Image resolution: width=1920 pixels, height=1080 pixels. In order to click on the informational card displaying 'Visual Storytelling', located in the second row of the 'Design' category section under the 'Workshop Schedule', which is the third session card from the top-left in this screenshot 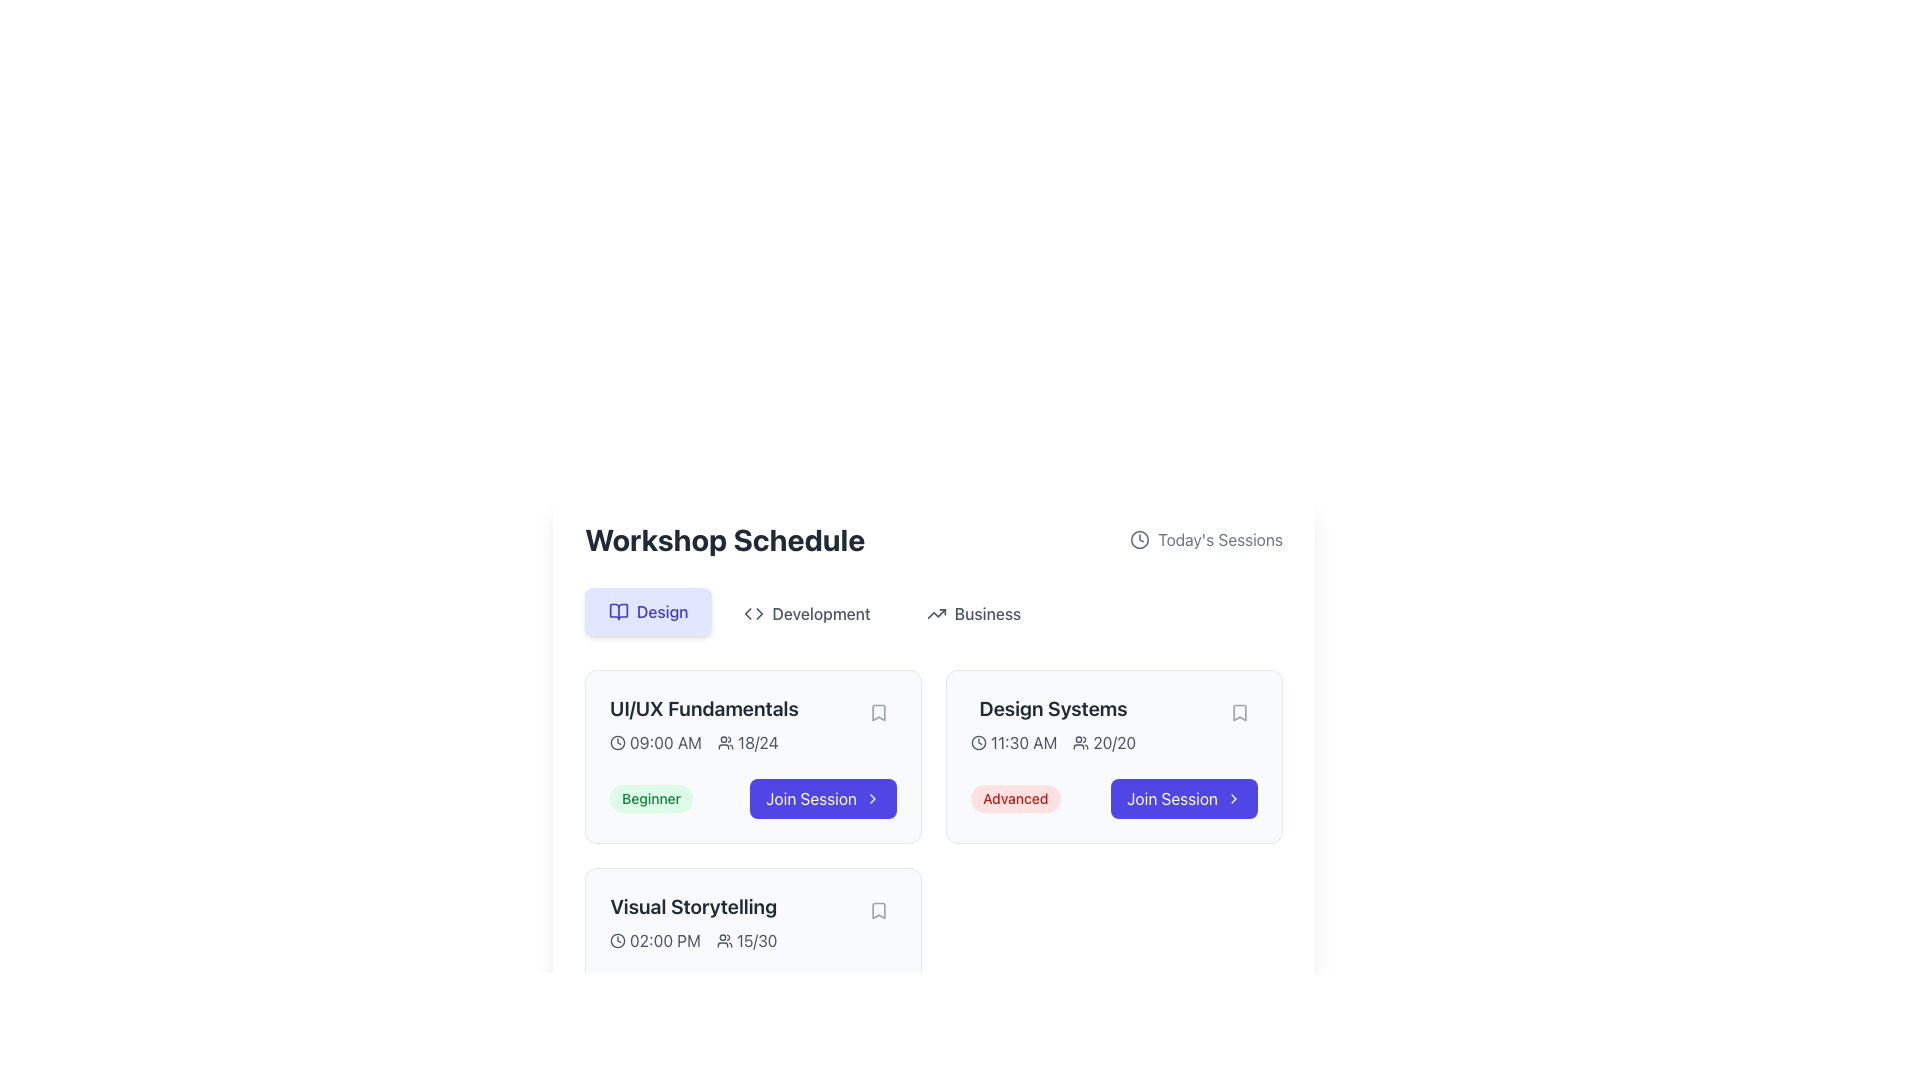, I will do `click(693, 922)`.